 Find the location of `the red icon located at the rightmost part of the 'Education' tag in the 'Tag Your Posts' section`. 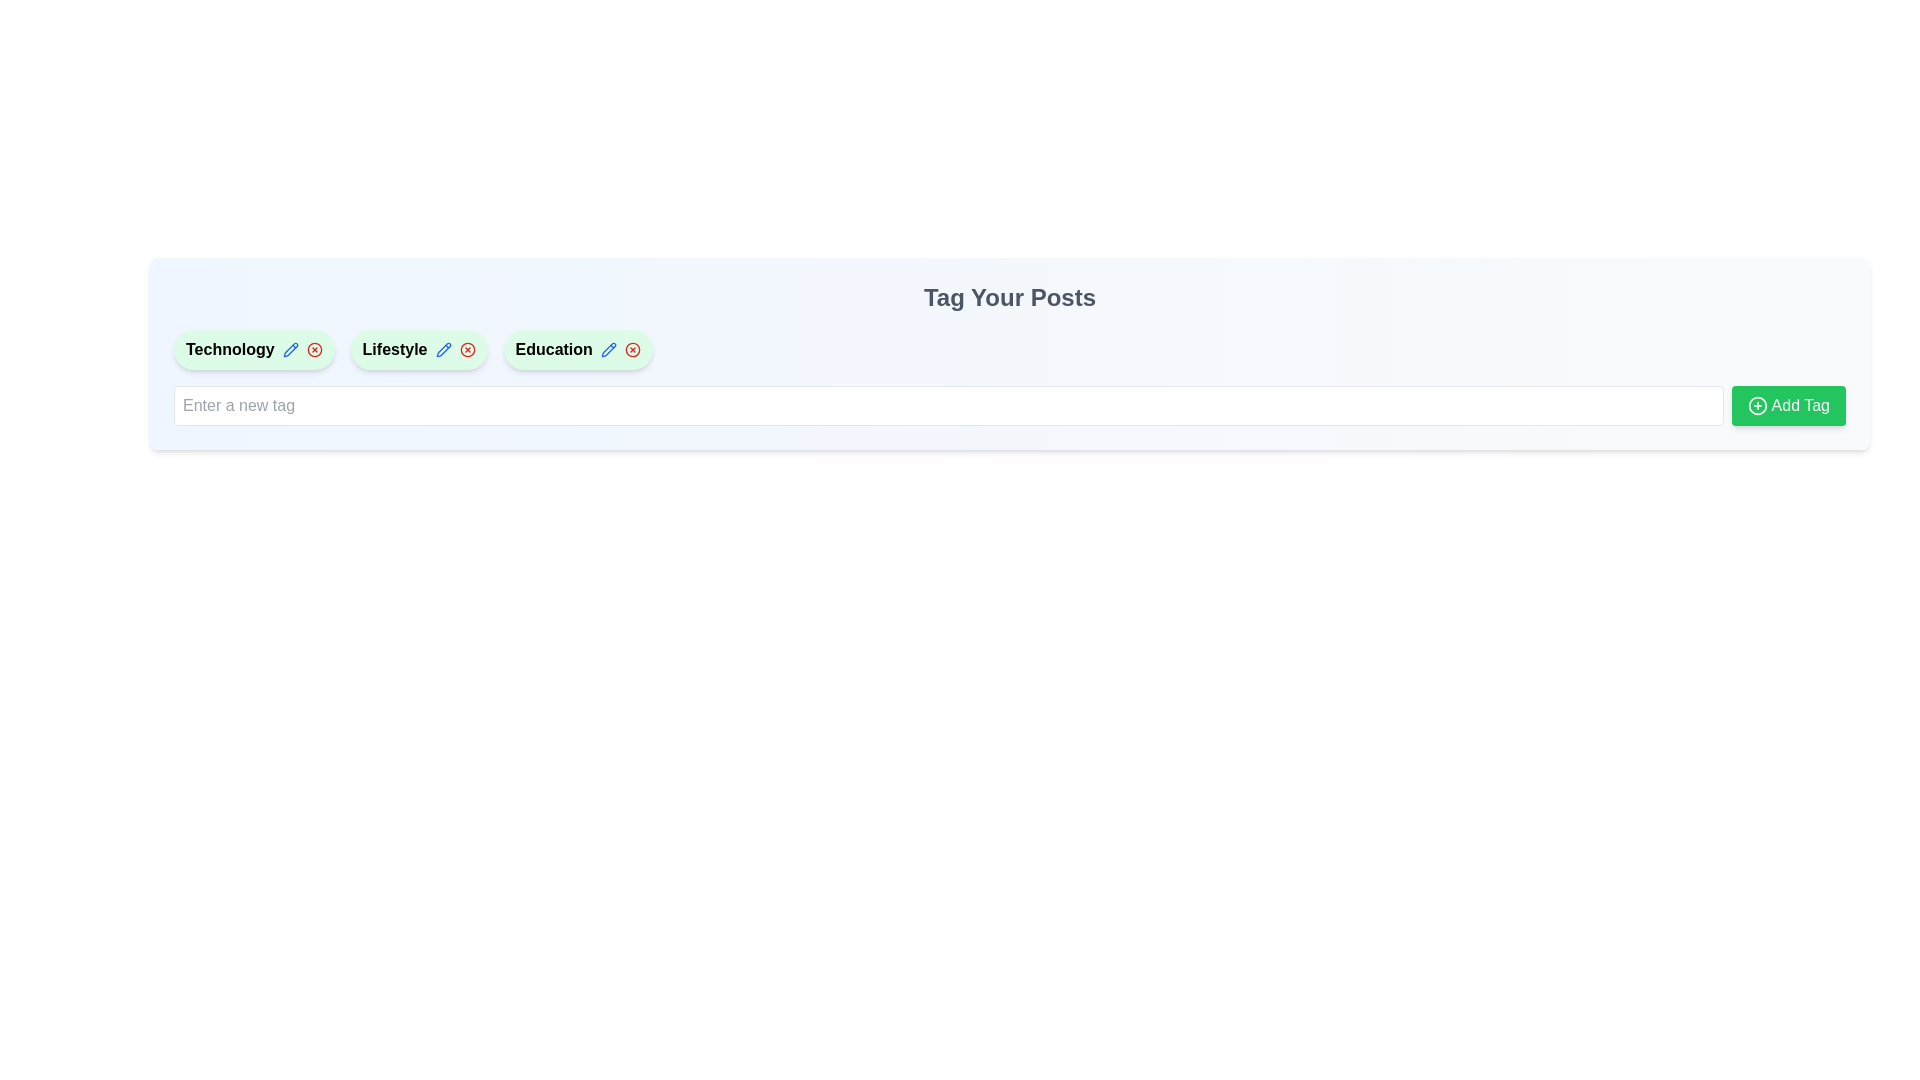

the red icon located at the rightmost part of the 'Education' tag in the 'Tag Your Posts' section is located at coordinates (631, 349).